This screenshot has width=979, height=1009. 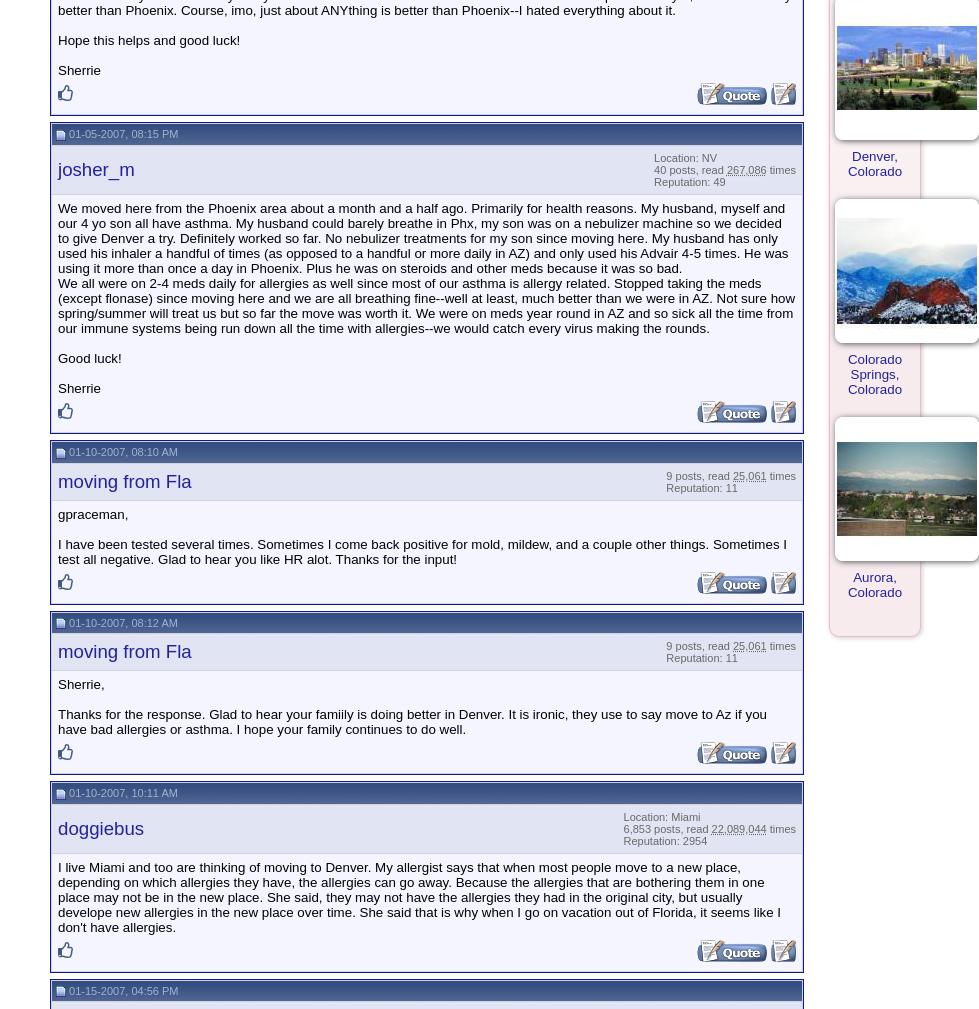 I want to click on 'doggiebus', so click(x=101, y=827).